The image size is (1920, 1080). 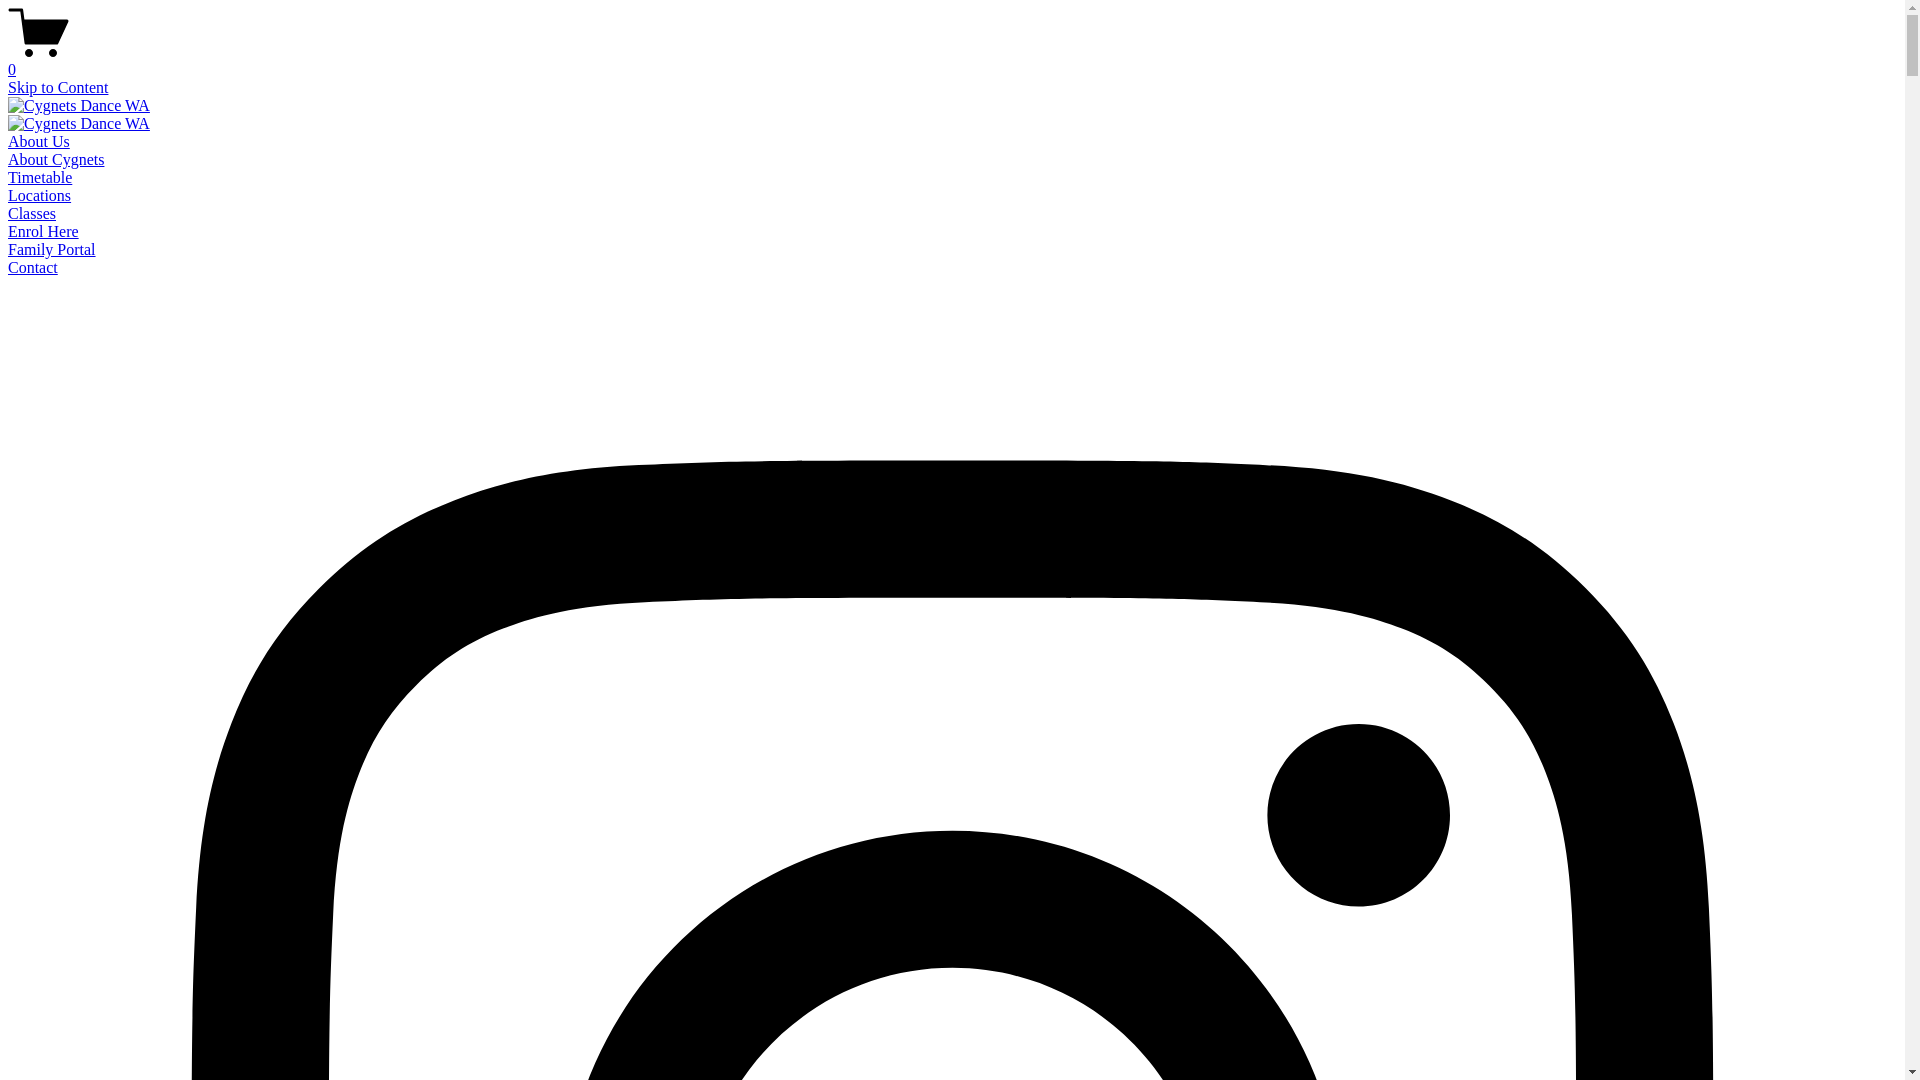 What do you see at coordinates (32, 213) in the screenshot?
I see `'Classes'` at bounding box center [32, 213].